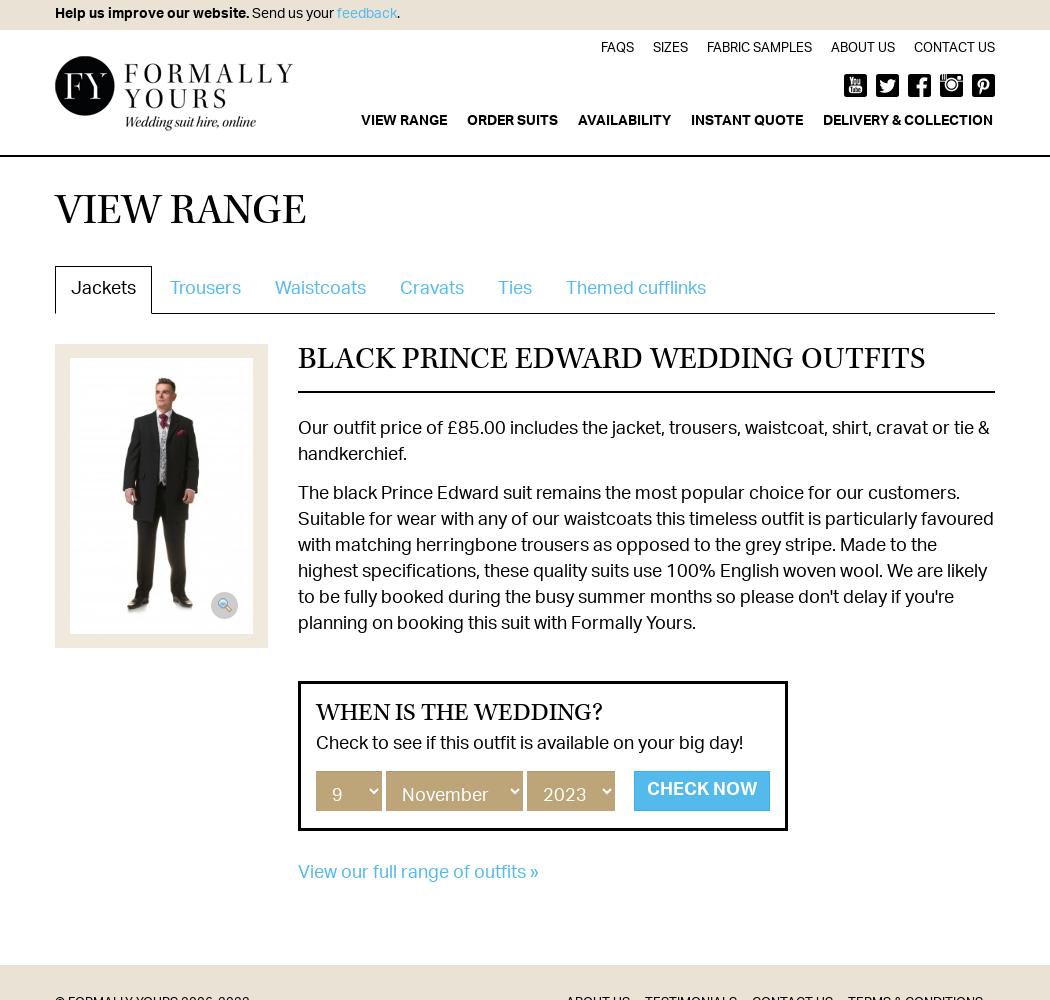  What do you see at coordinates (320, 289) in the screenshot?
I see `'Waistcoats'` at bounding box center [320, 289].